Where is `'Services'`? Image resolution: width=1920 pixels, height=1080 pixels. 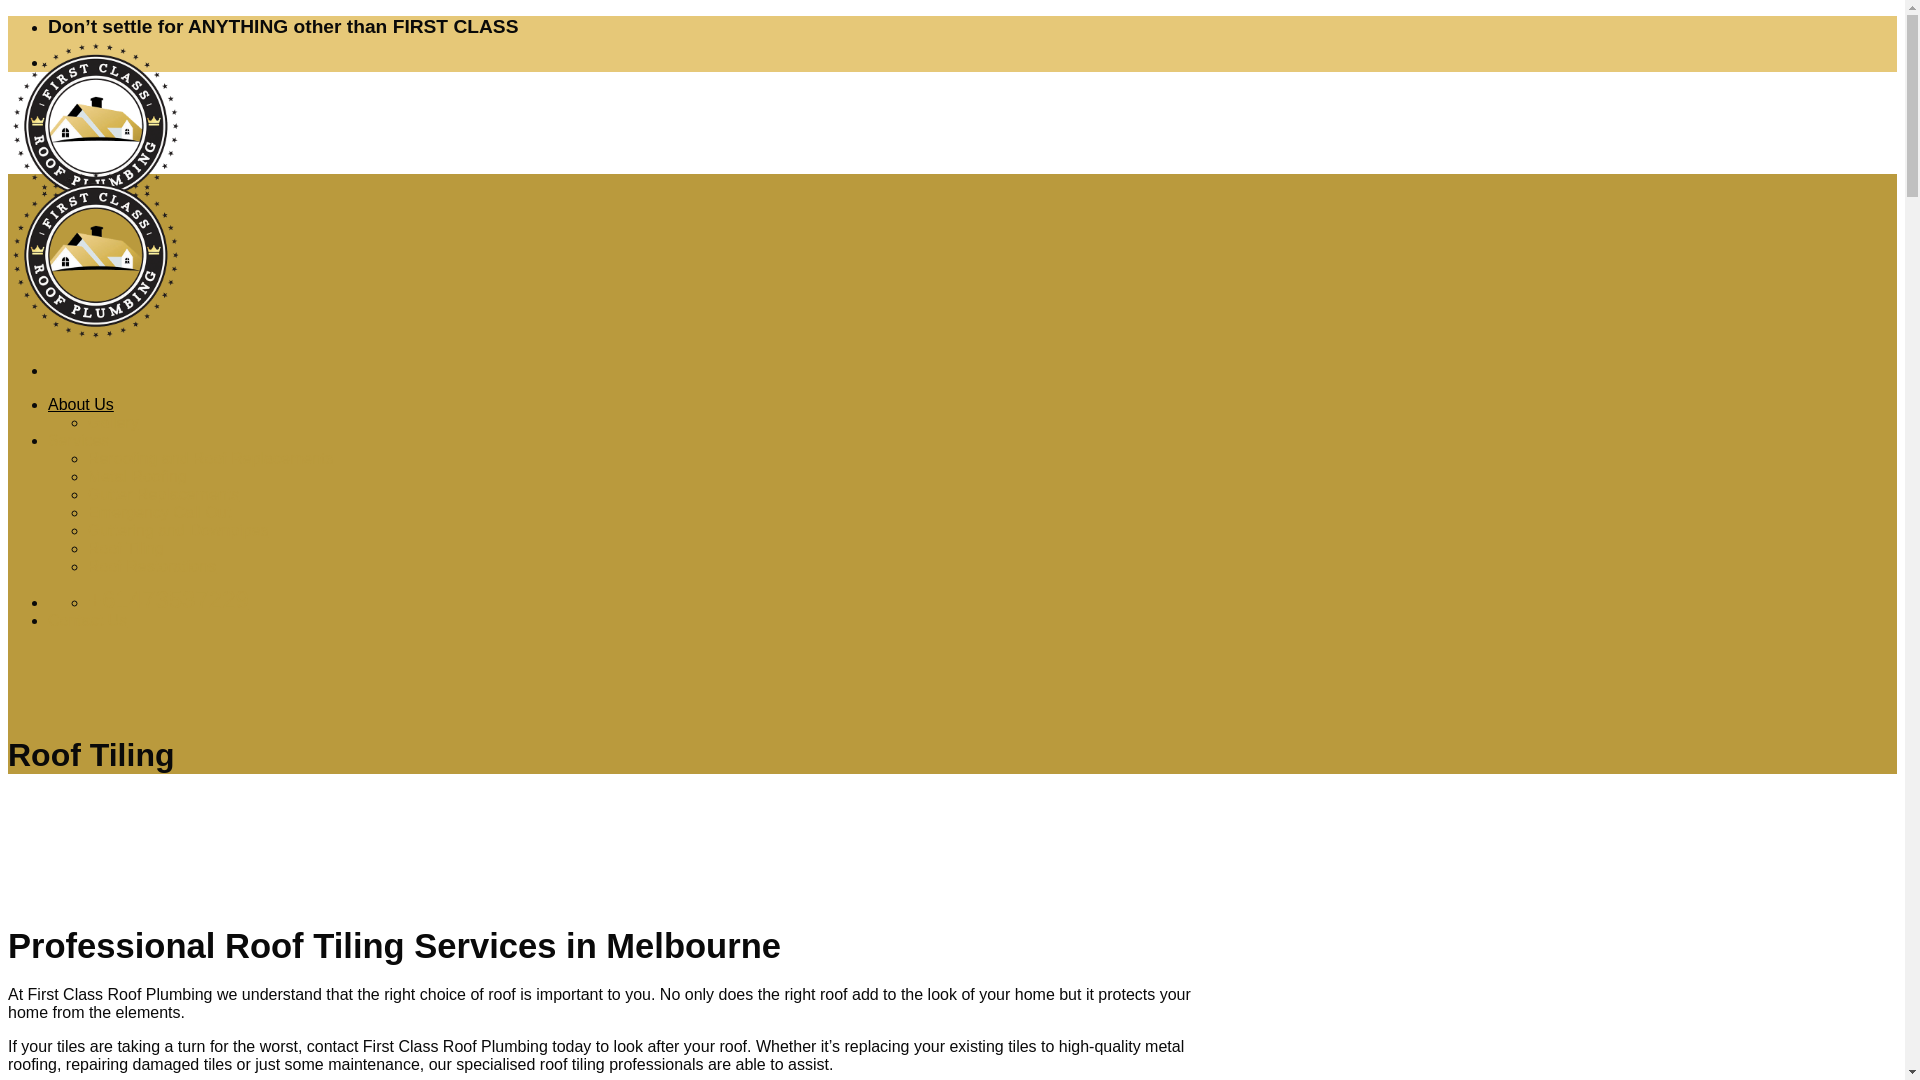 'Services' is located at coordinates (78, 439).